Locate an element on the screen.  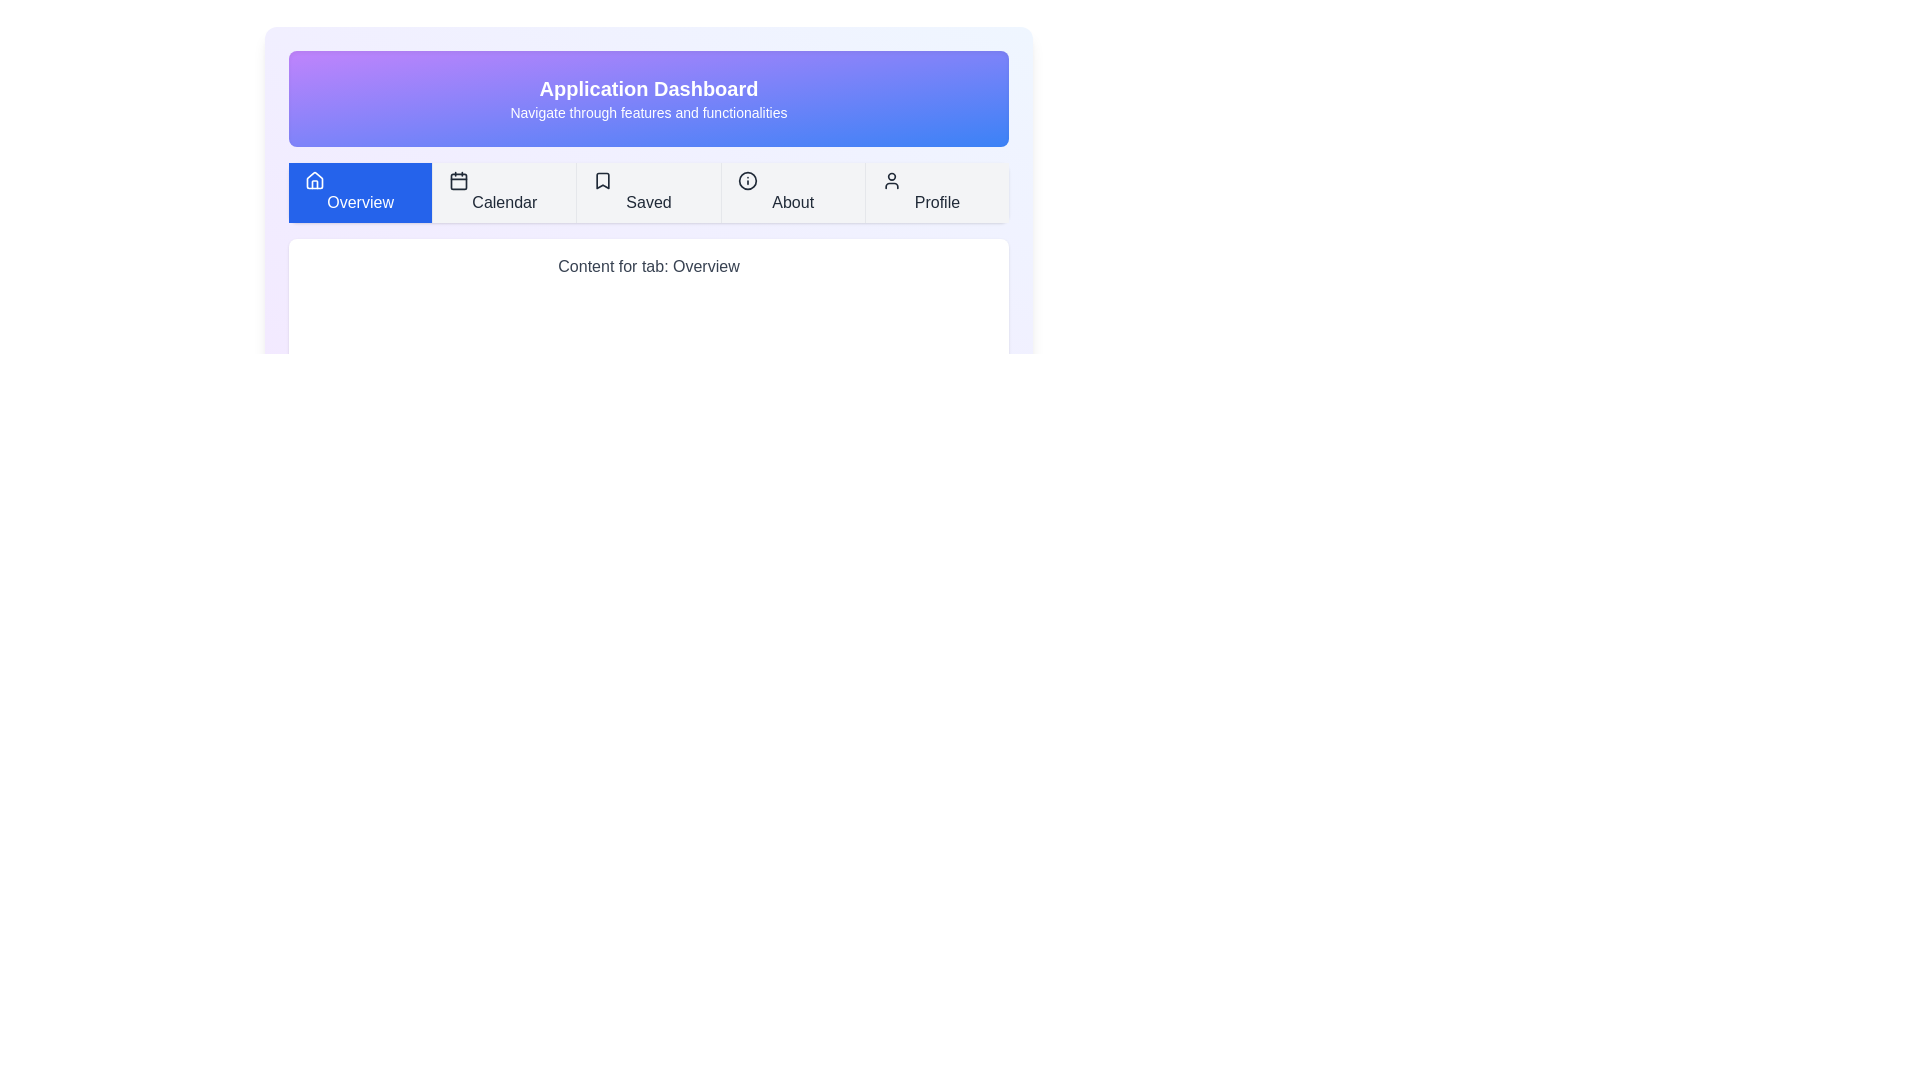
the 'Saved' tab in the segmented tab bar located below the 'Application Dashboard' header is located at coordinates (648, 192).